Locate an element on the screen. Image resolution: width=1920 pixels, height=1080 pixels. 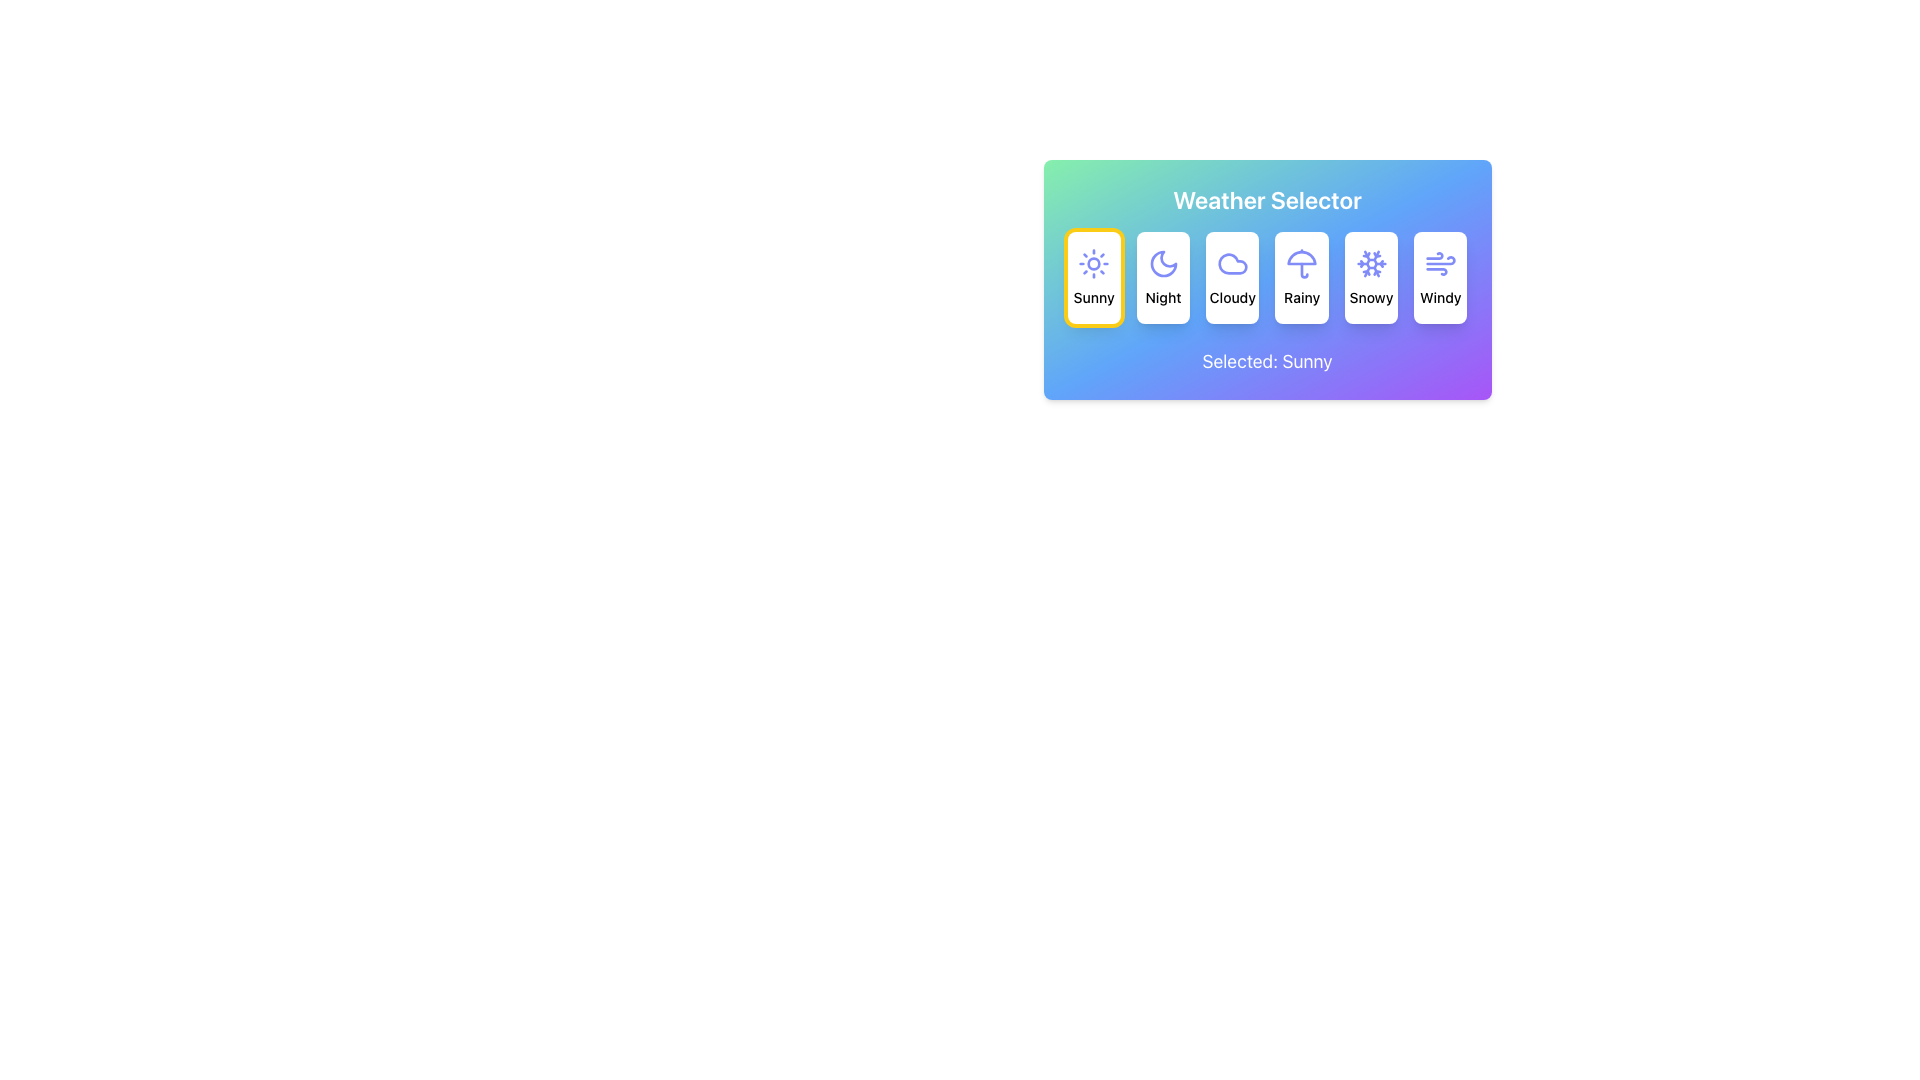
the 'Night' weather icon located in the weather selection interface is located at coordinates (1163, 262).